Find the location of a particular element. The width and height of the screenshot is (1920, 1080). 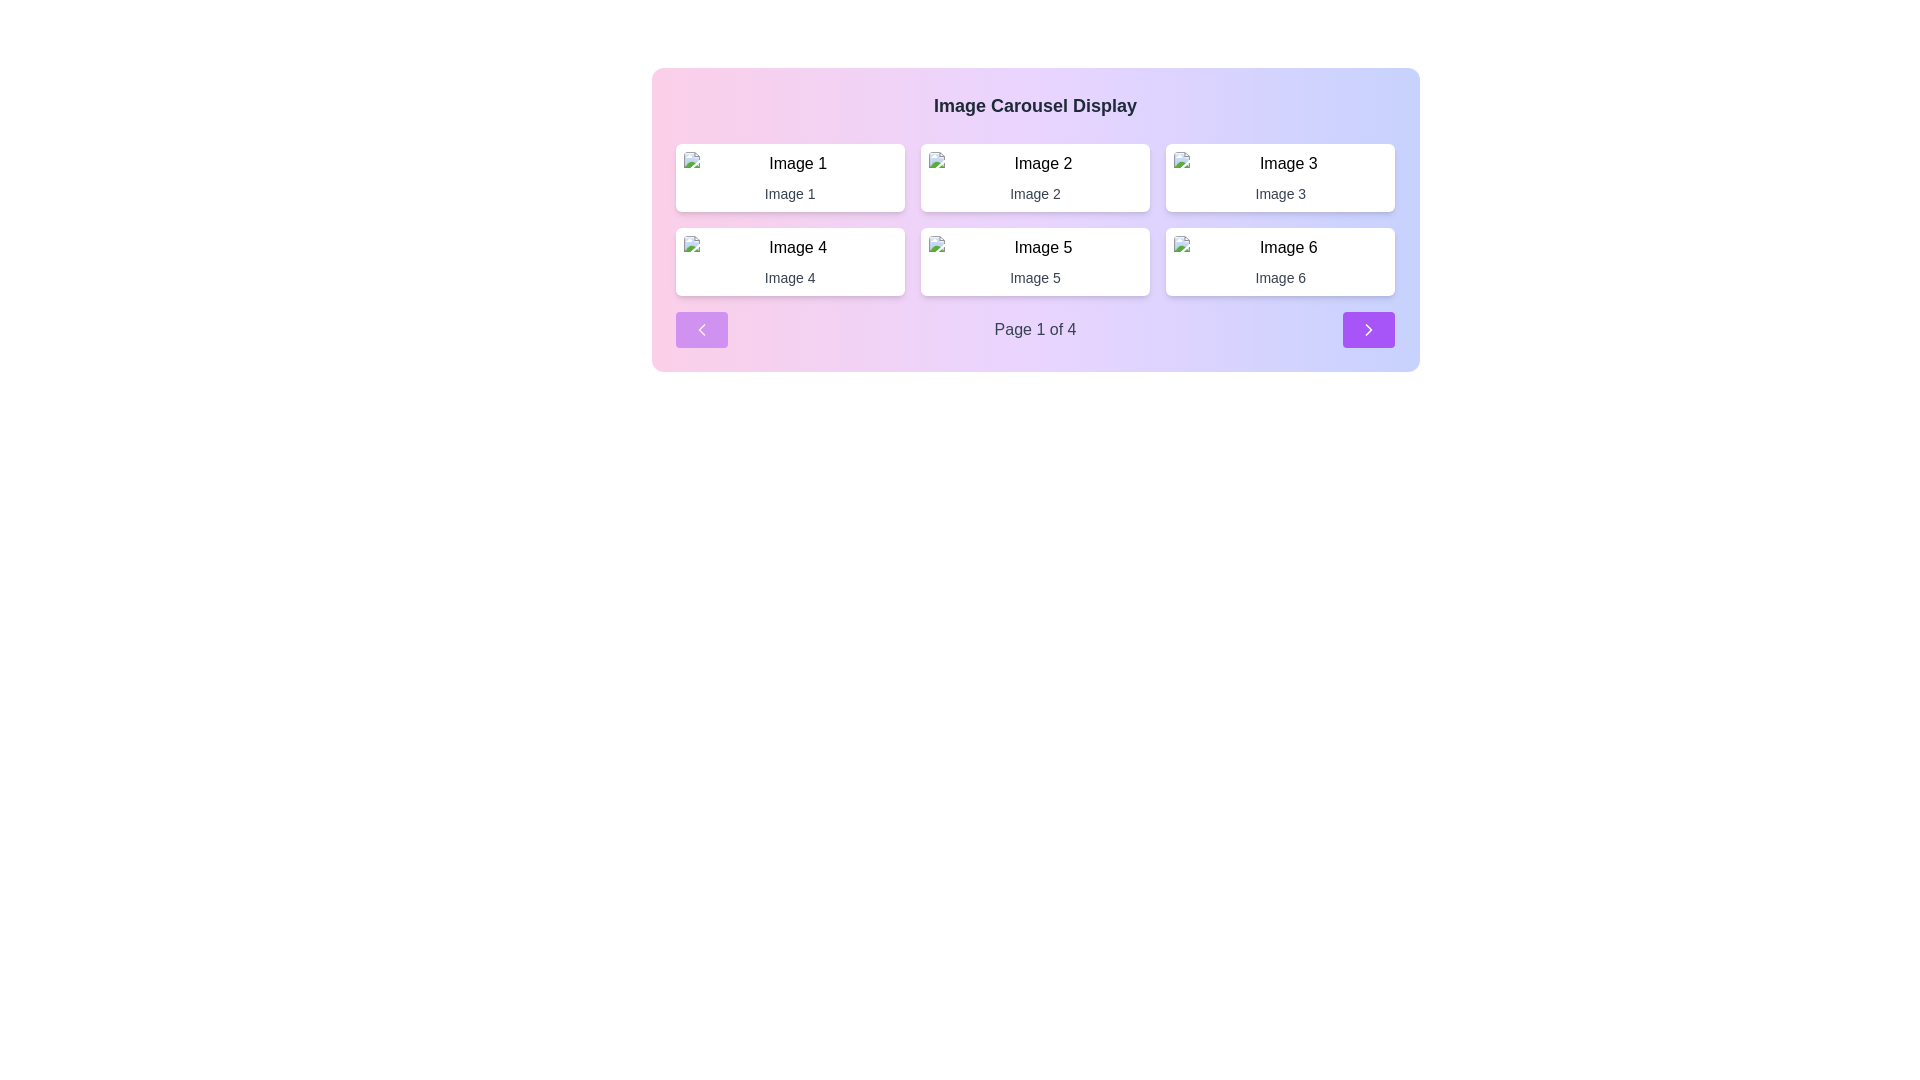

the text label indicating the current page number in the image carousel's navigation bar is located at coordinates (1035, 329).